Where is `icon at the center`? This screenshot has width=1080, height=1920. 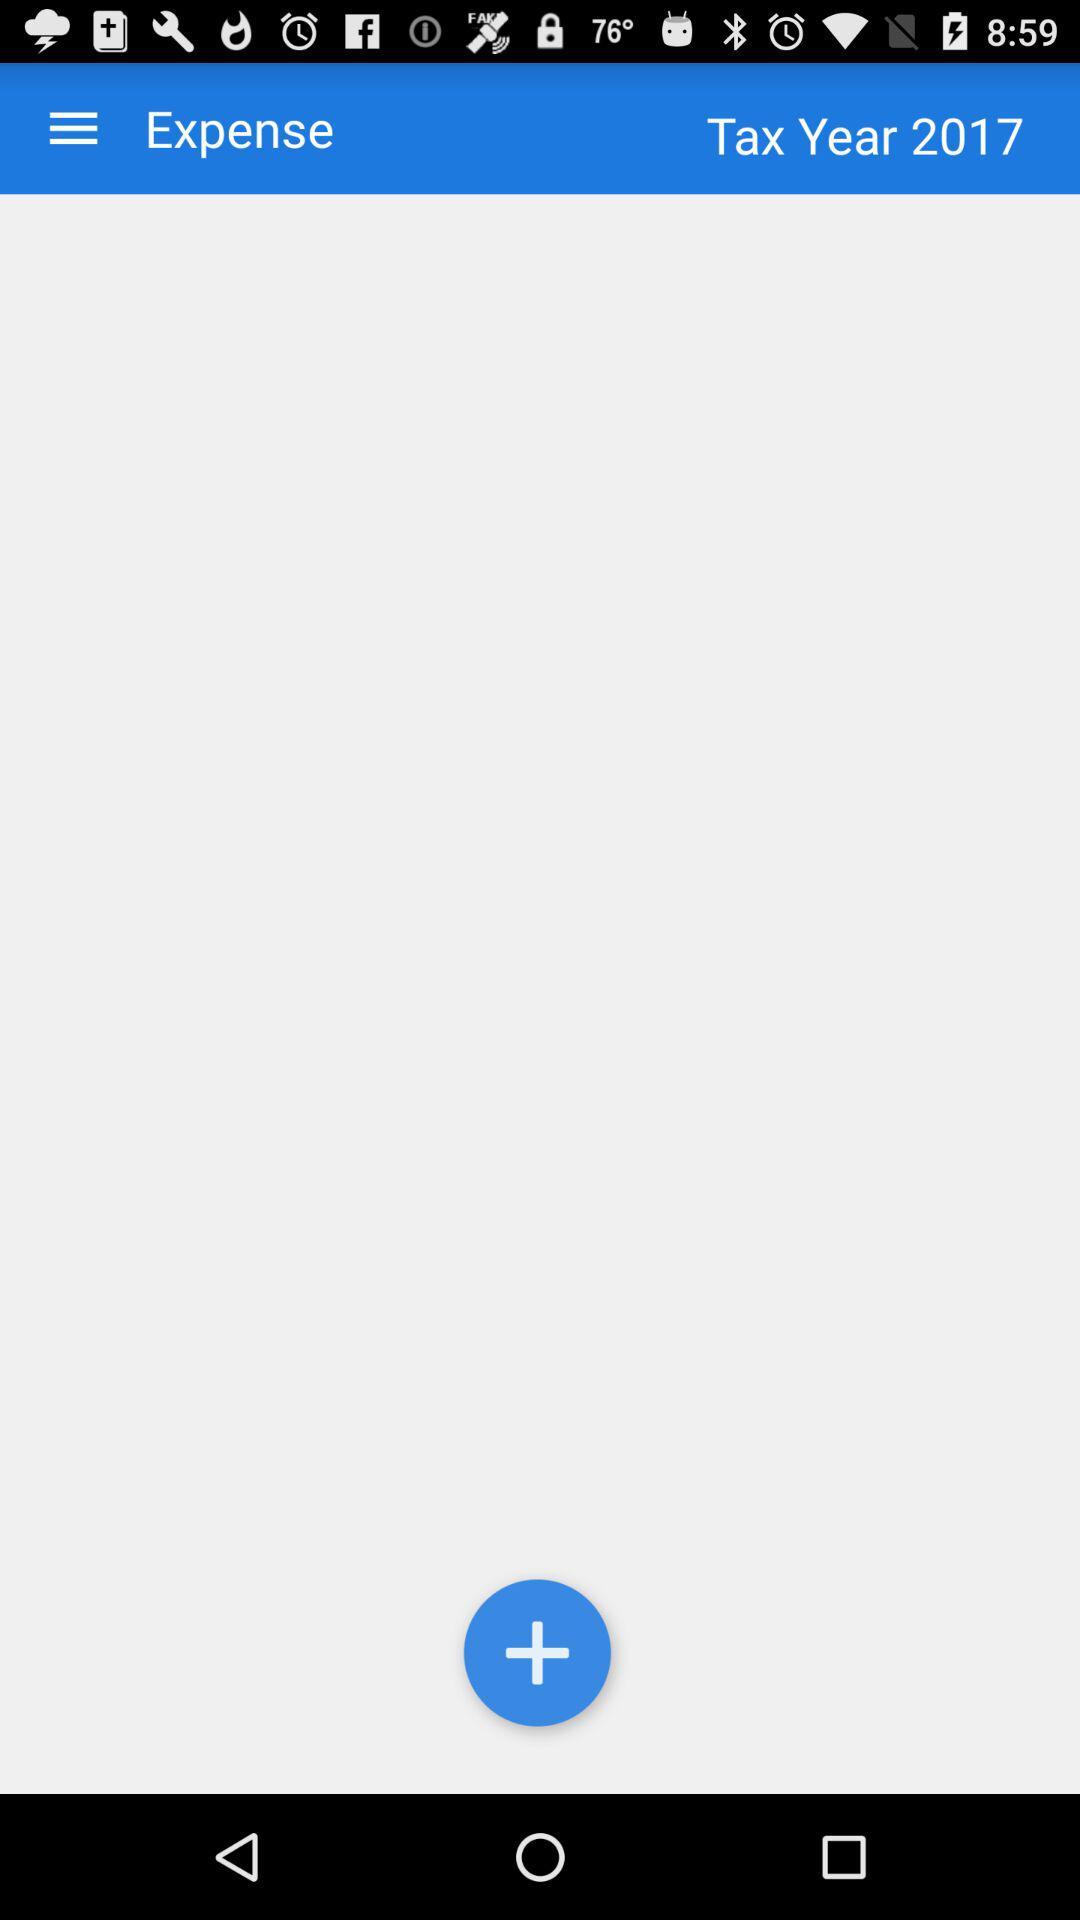
icon at the center is located at coordinates (540, 994).